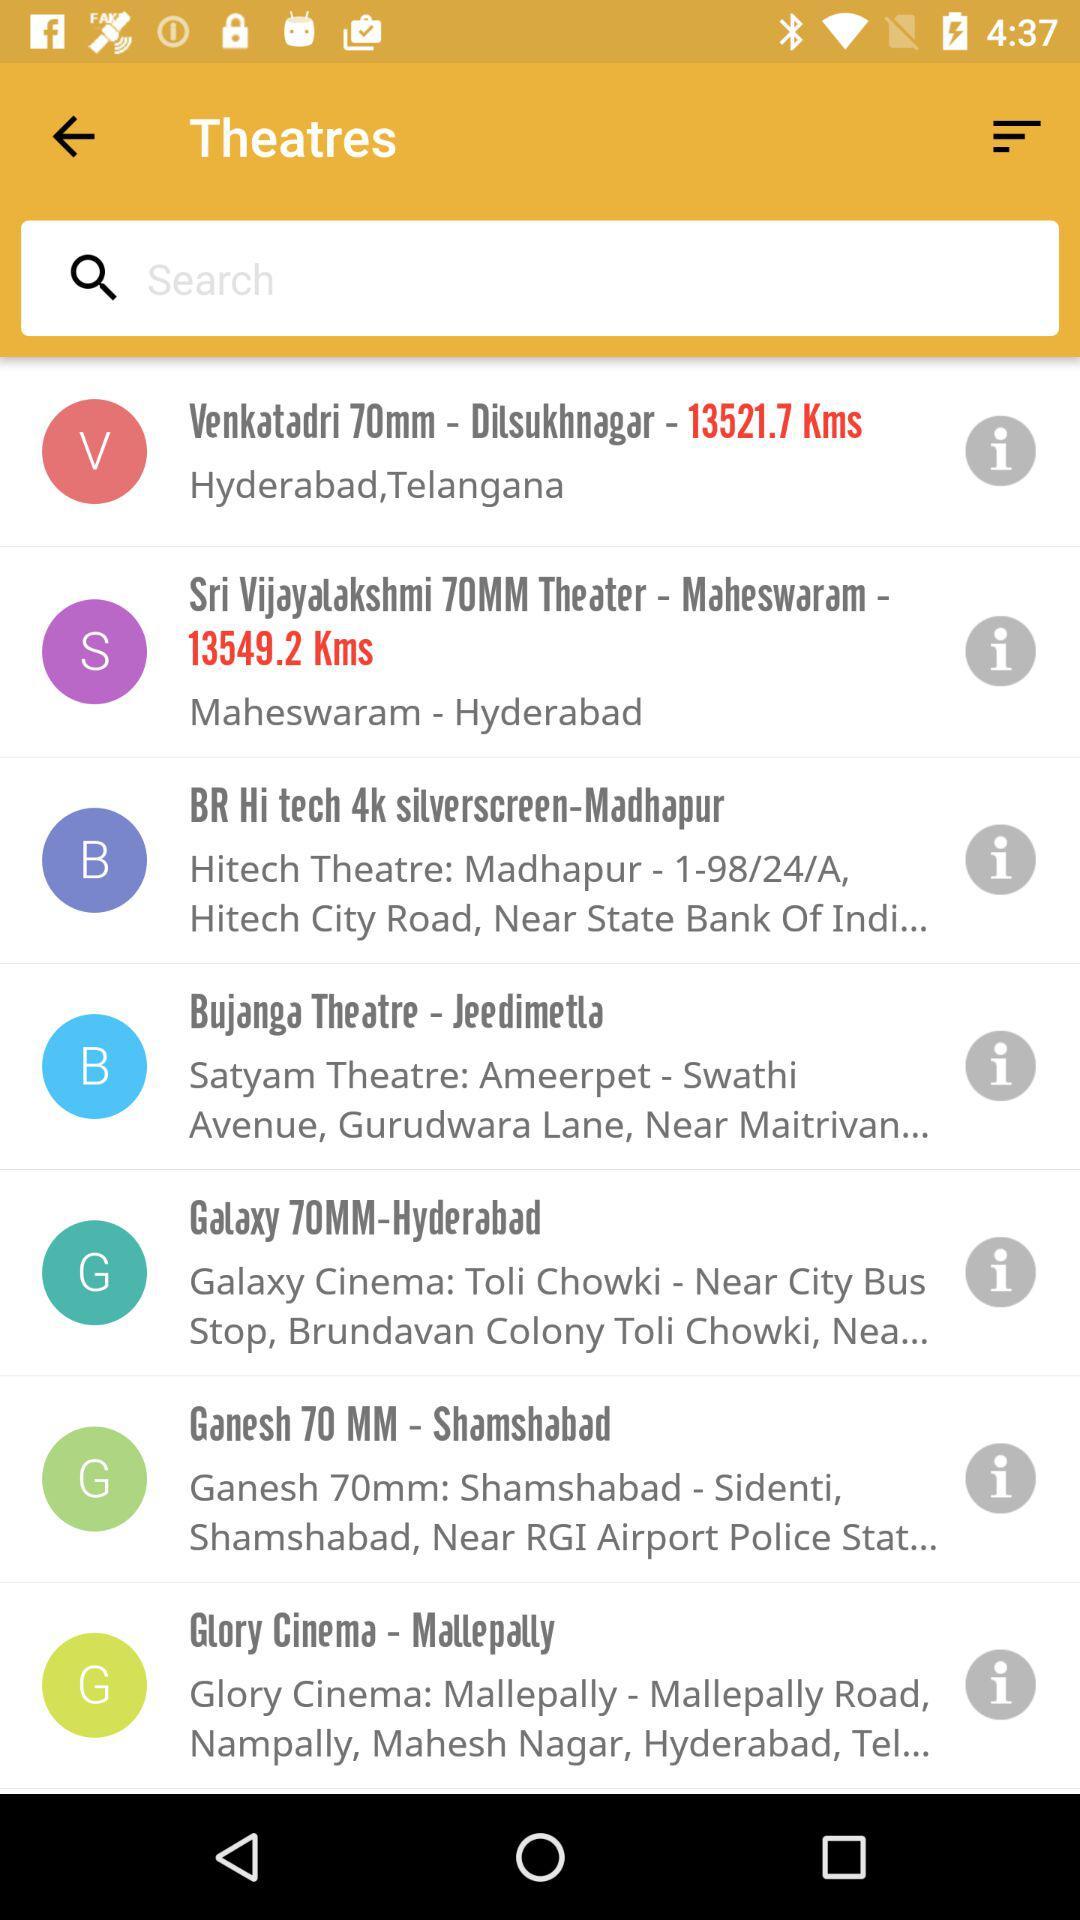  Describe the element at coordinates (1001, 1478) in the screenshot. I see `show information` at that location.